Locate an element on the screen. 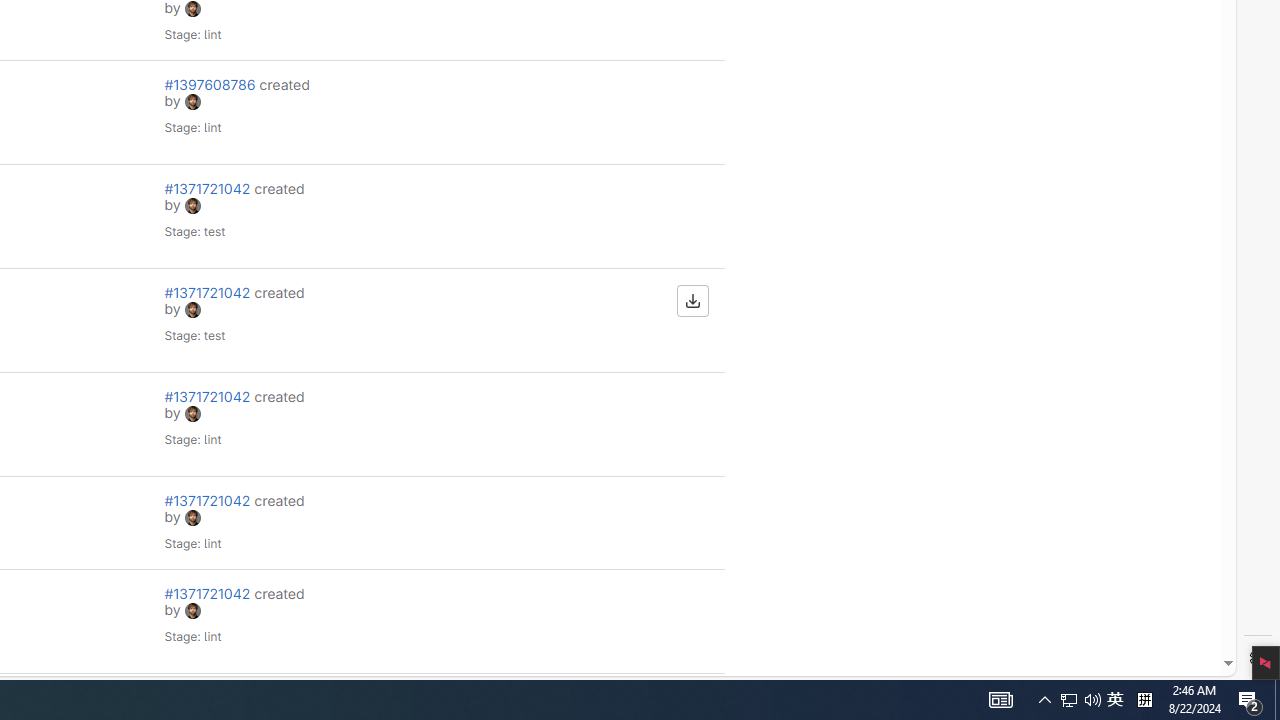 The image size is (1280, 720). '#1397608786 created by avatar Stage: lint' is located at coordinates (243, 112).